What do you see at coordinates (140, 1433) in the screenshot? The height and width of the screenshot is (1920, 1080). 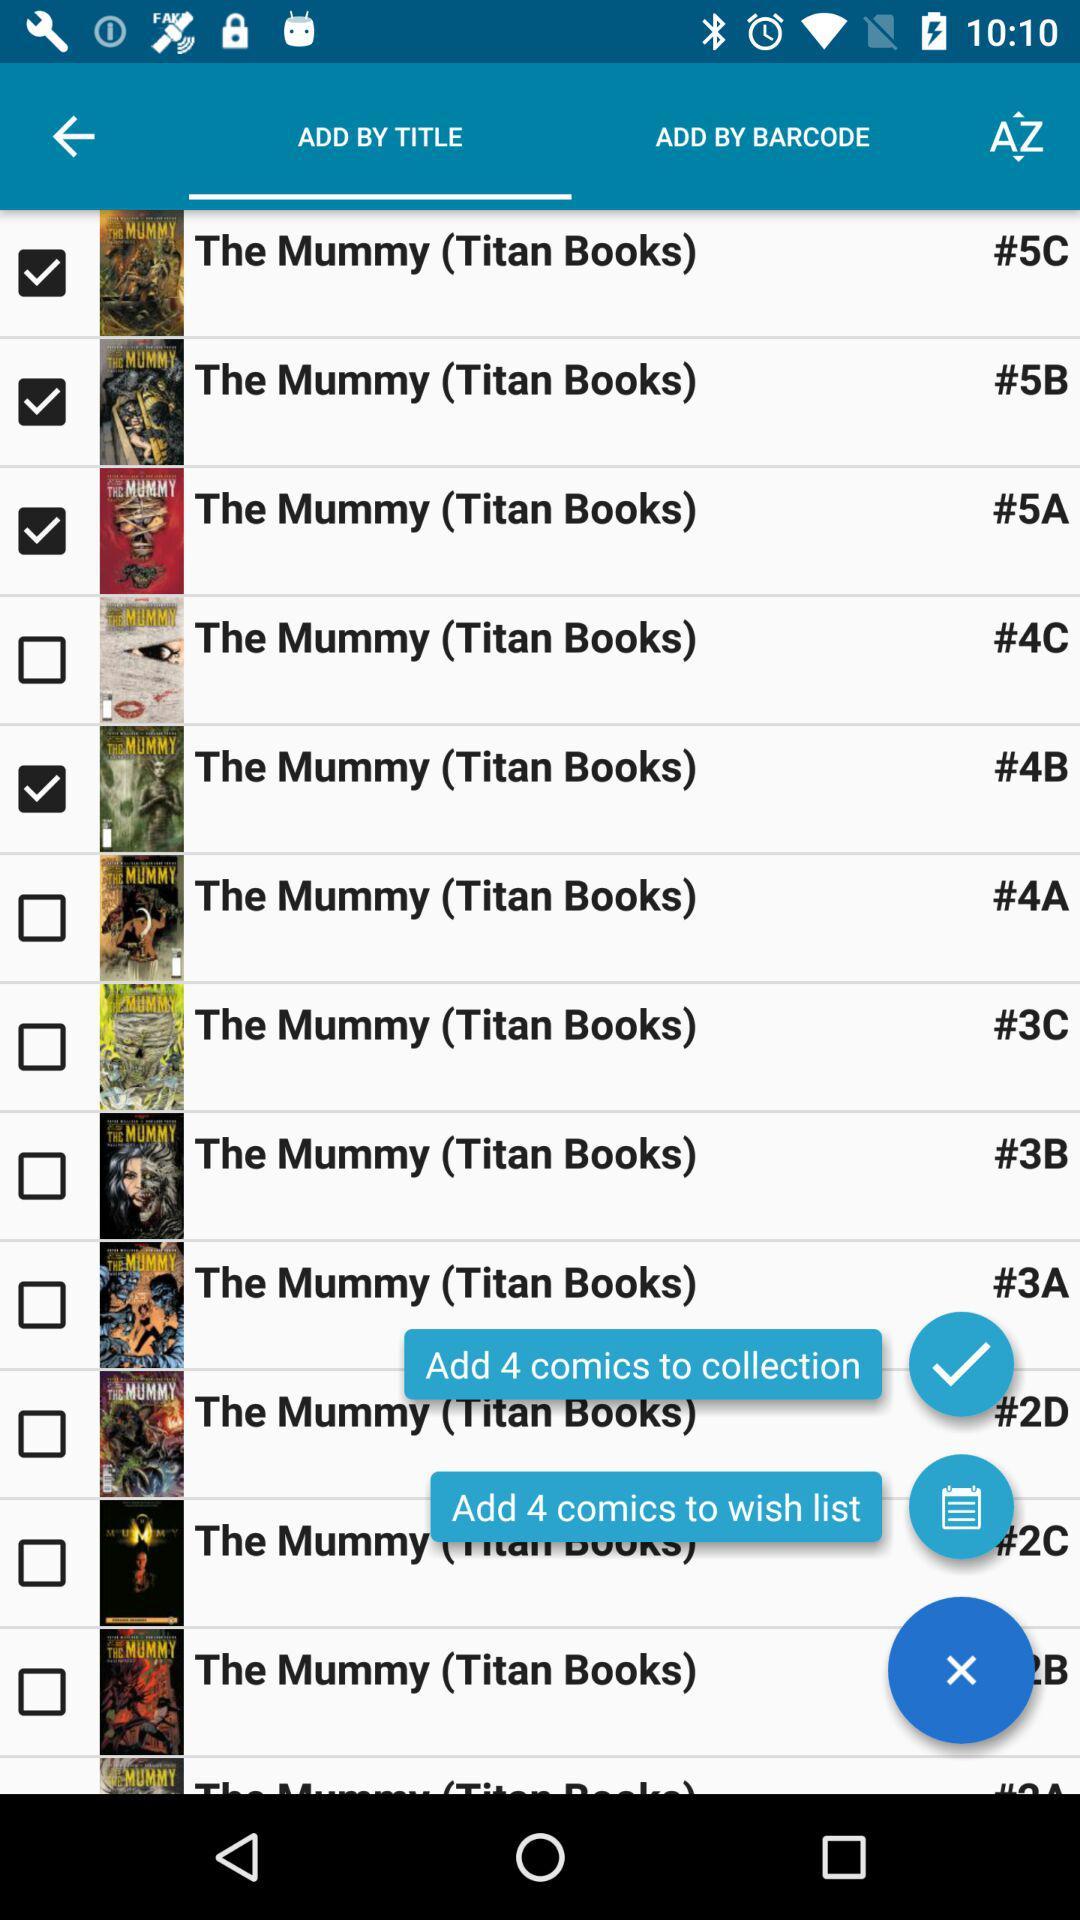 I see `the book` at bounding box center [140, 1433].